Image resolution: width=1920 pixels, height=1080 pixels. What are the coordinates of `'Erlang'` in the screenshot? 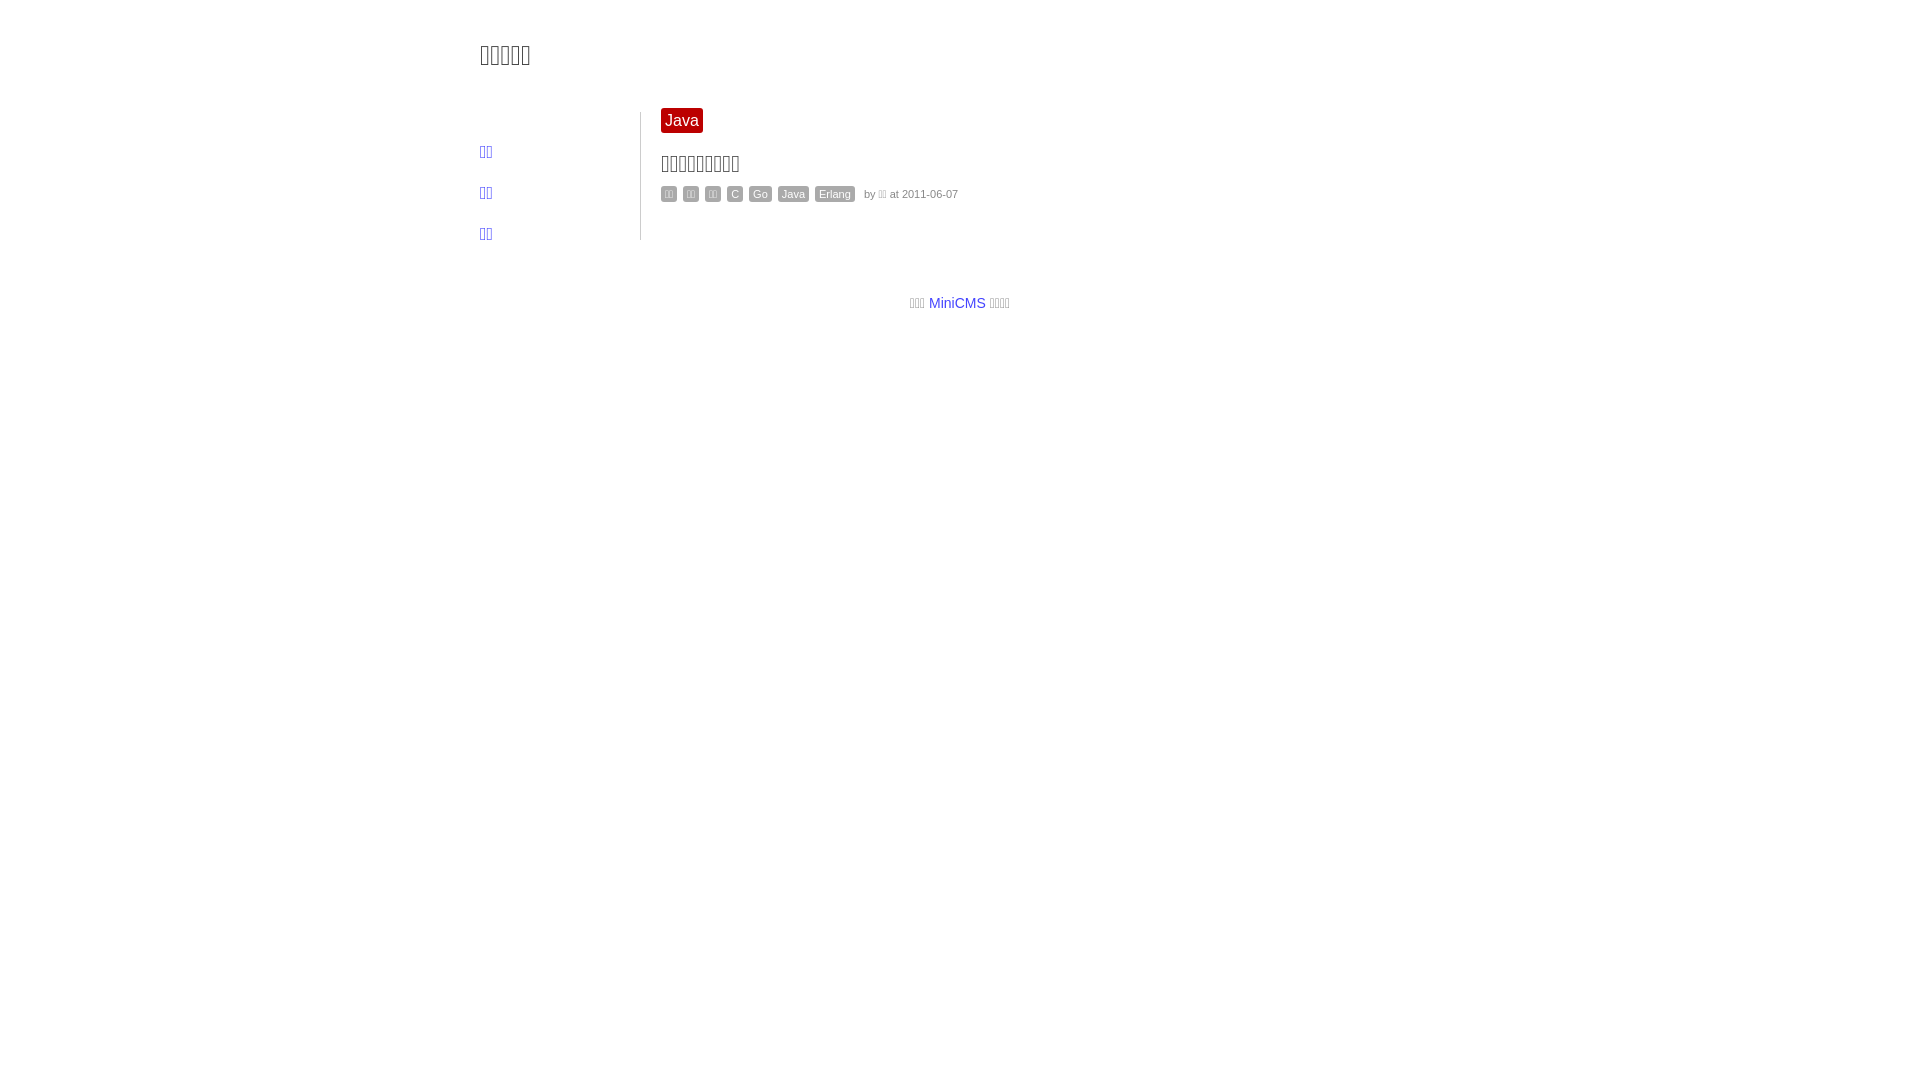 It's located at (835, 193).